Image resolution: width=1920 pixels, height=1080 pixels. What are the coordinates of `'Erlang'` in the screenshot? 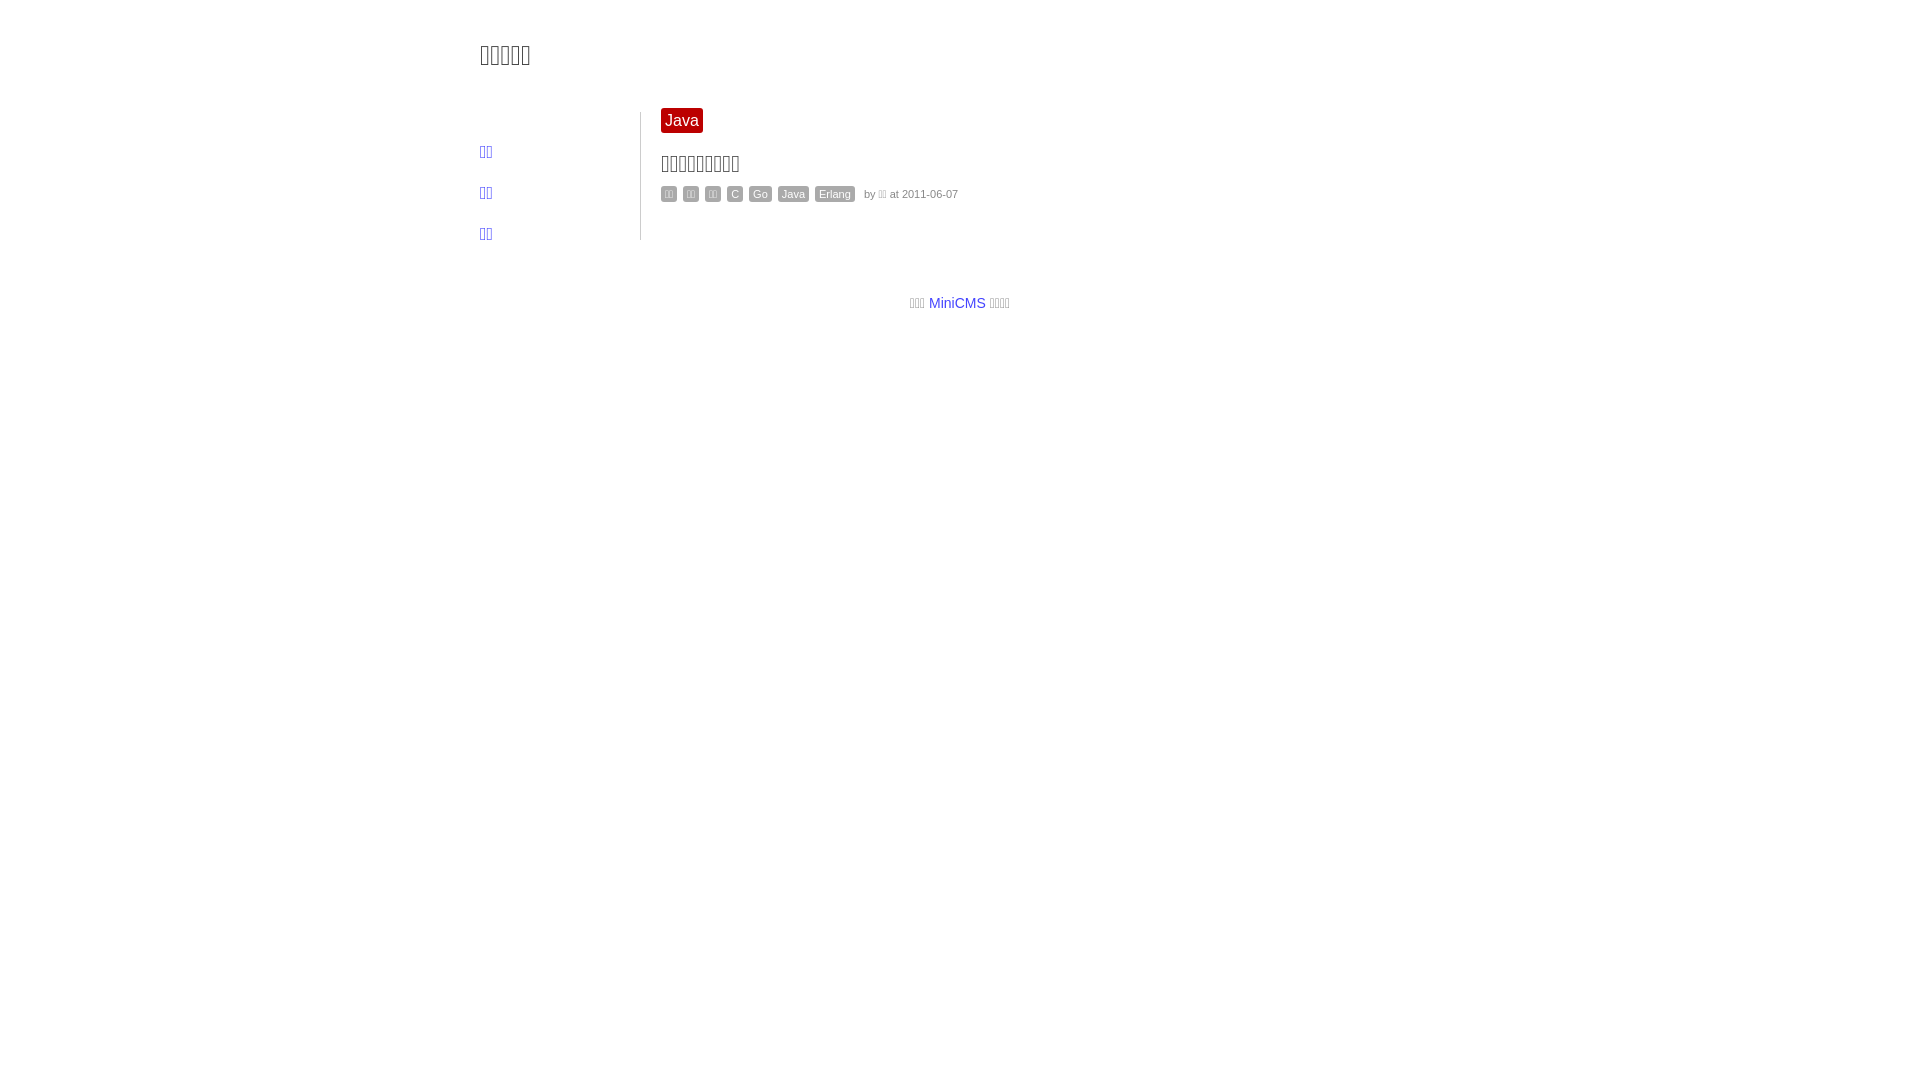 It's located at (835, 193).